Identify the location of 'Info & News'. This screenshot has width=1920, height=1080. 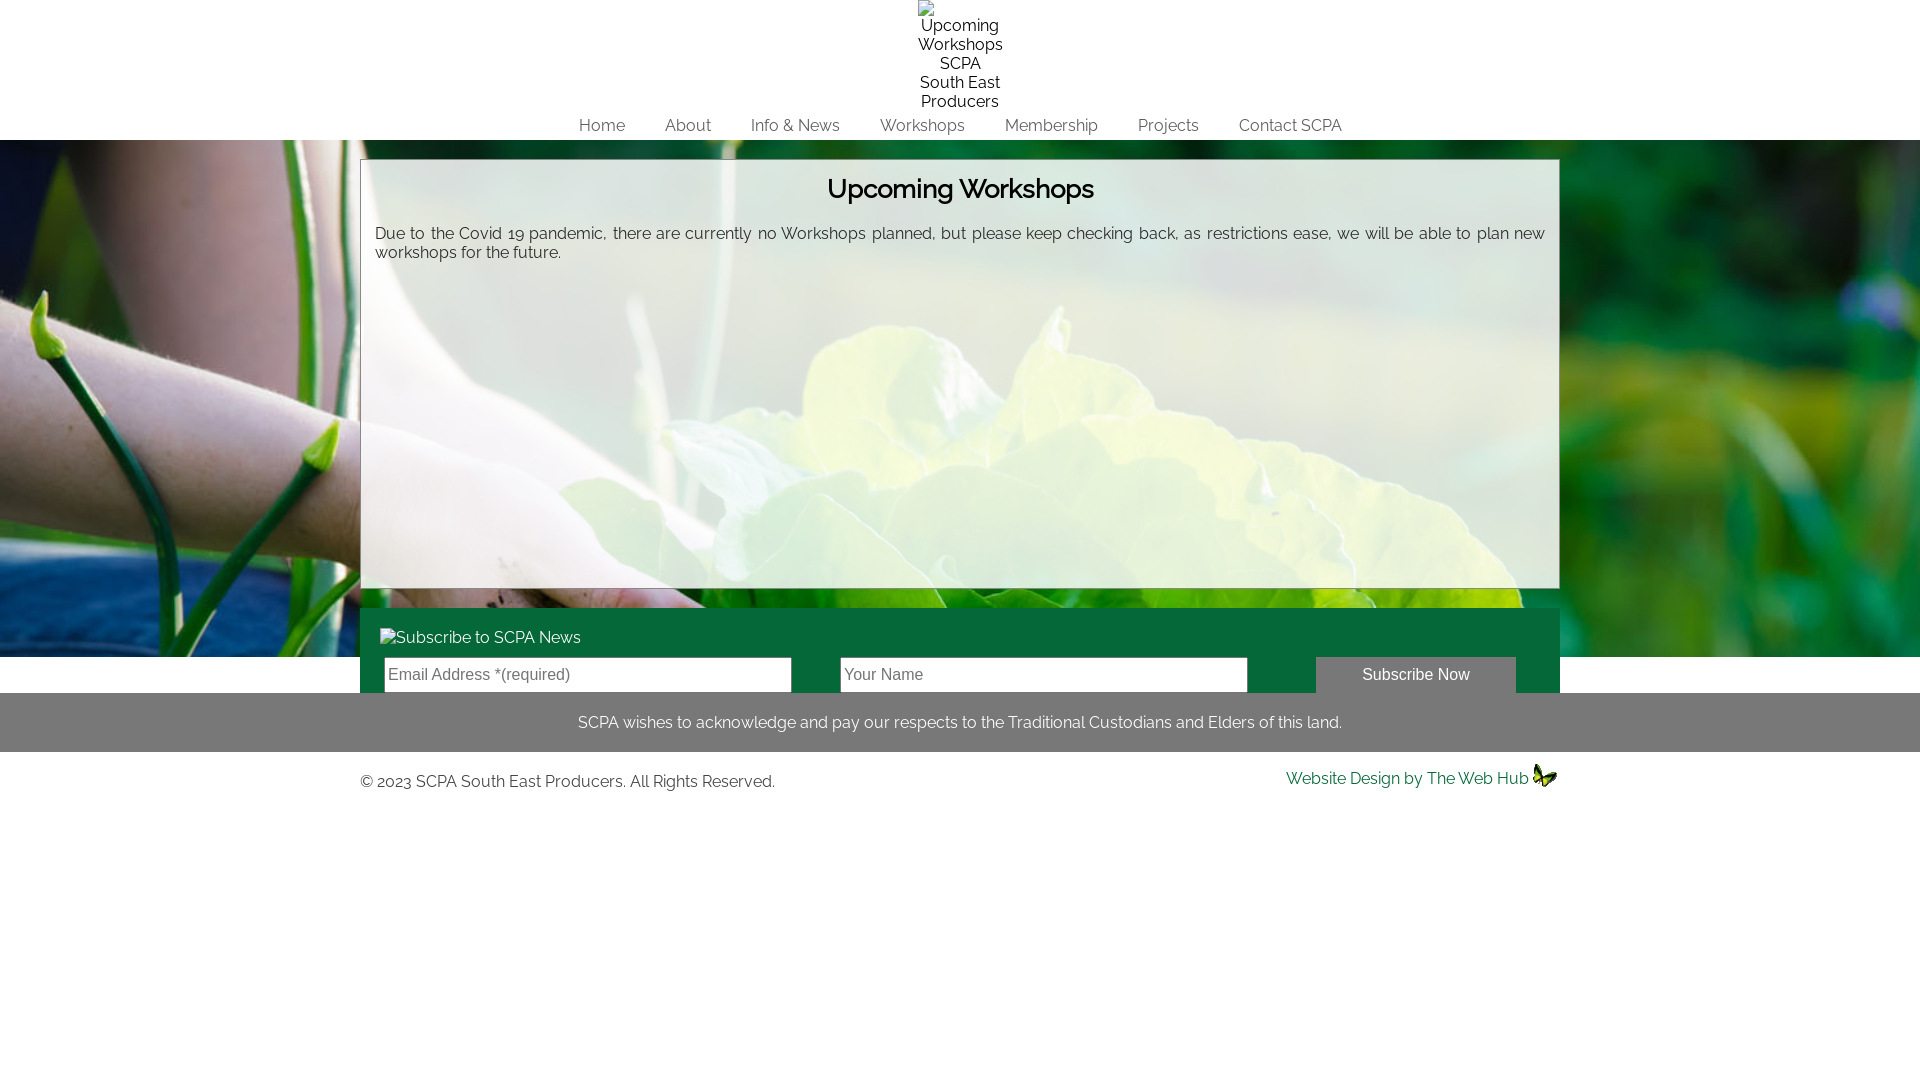
(793, 14).